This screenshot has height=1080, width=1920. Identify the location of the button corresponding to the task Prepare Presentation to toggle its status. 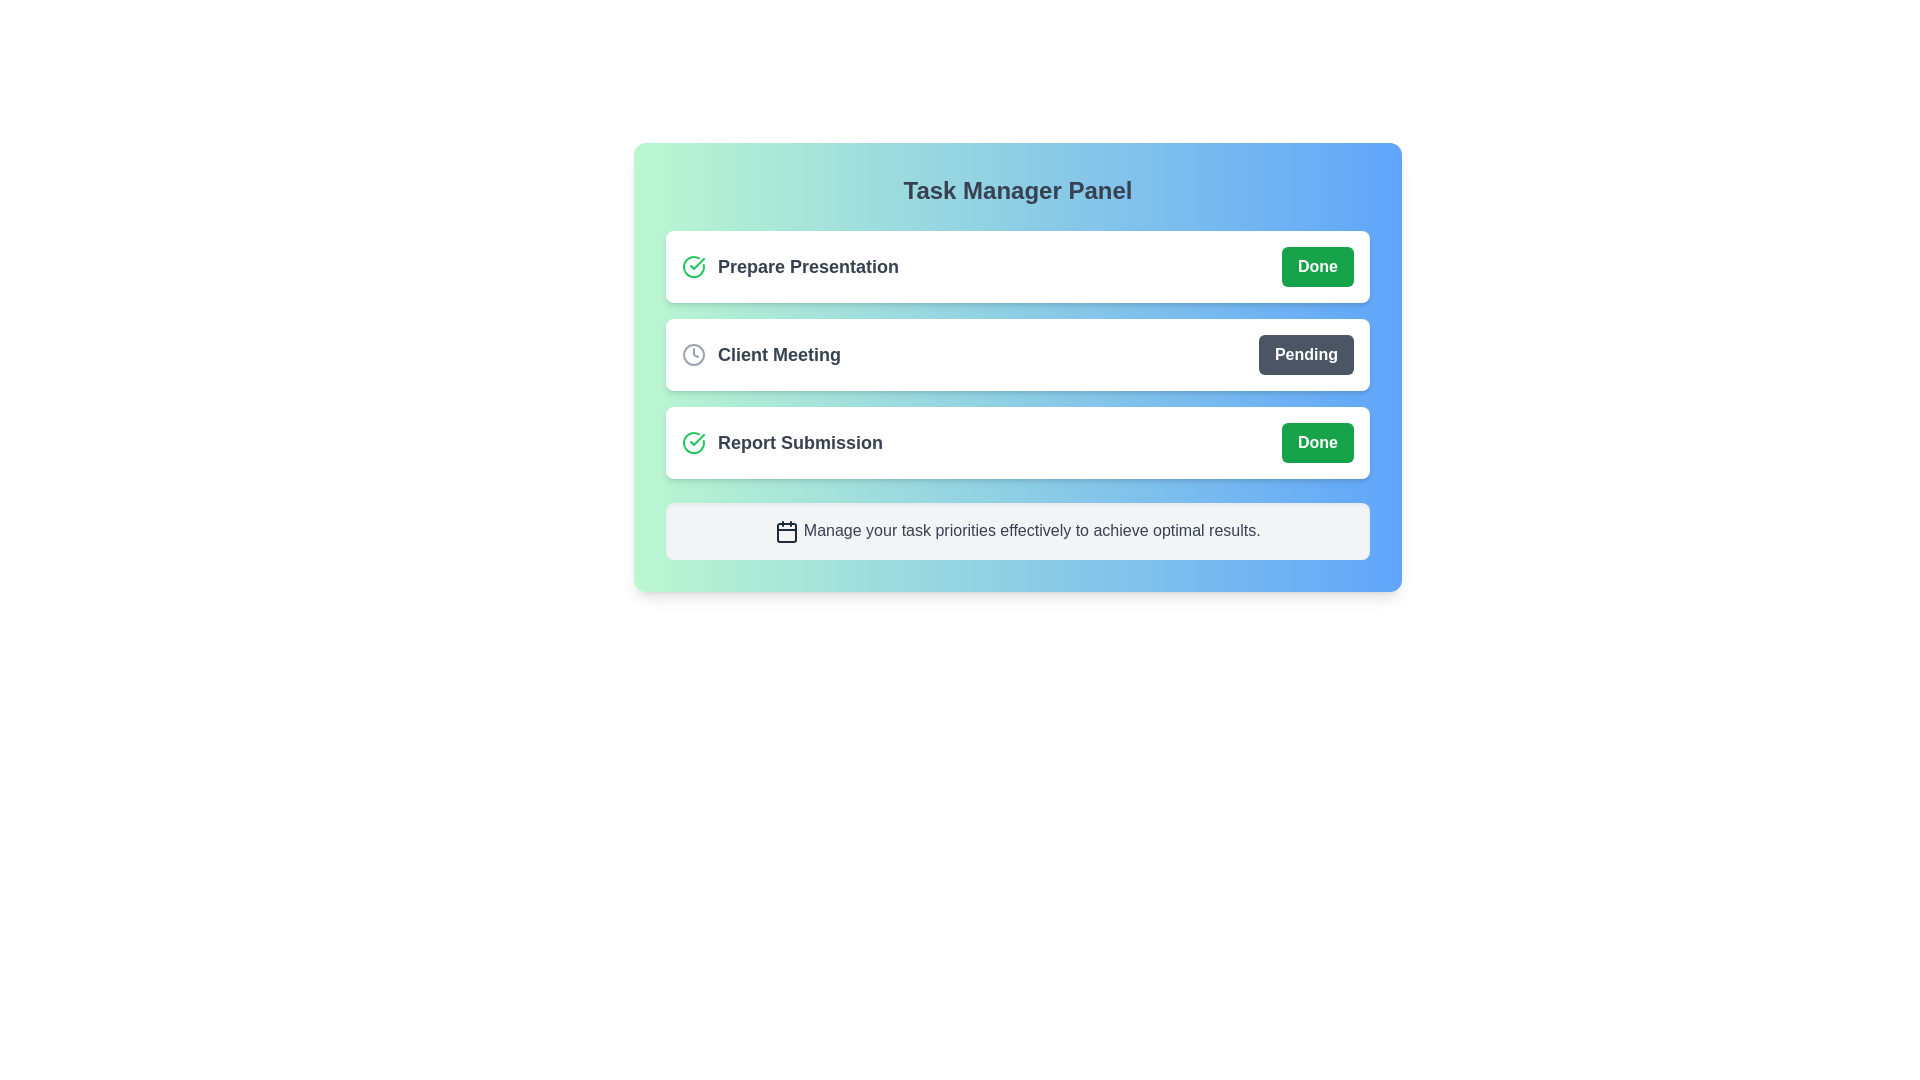
(1318, 265).